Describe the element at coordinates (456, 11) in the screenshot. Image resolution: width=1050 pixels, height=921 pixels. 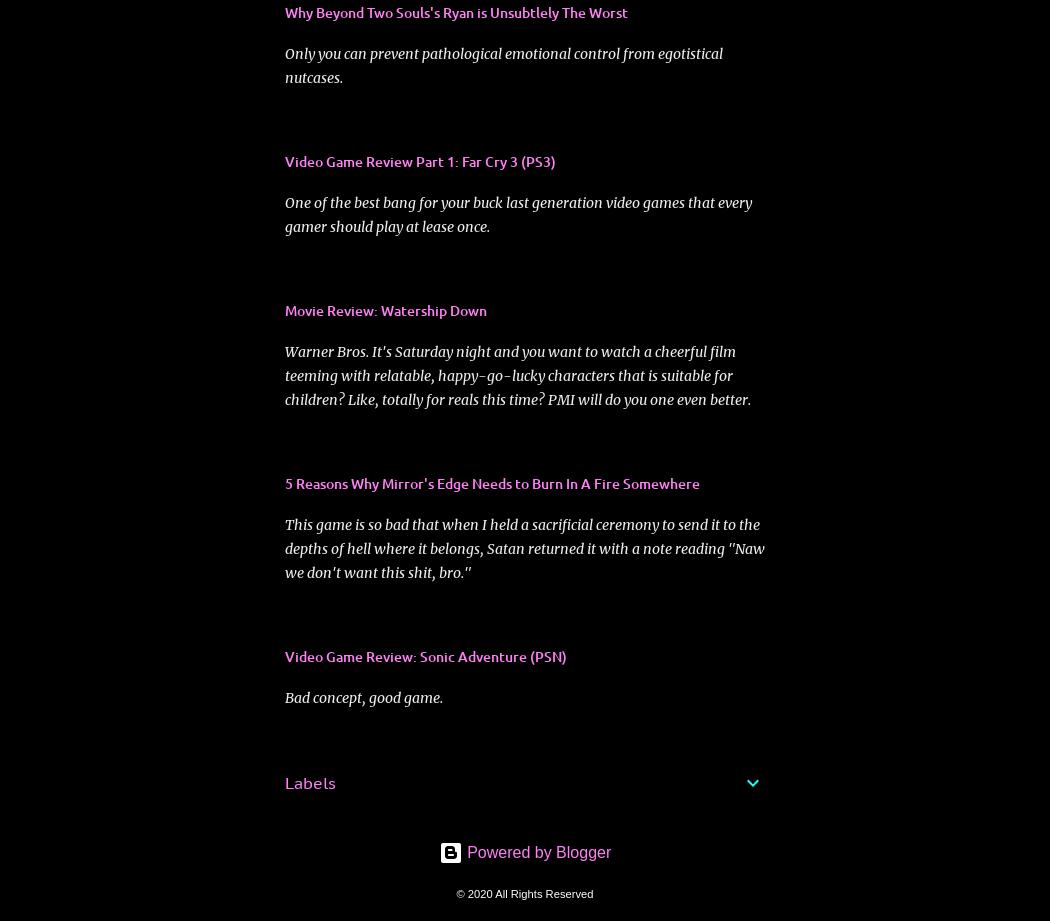
I see `'Why Beyond Two Souls's Ryan is Unsubtlely The Worst'` at that location.